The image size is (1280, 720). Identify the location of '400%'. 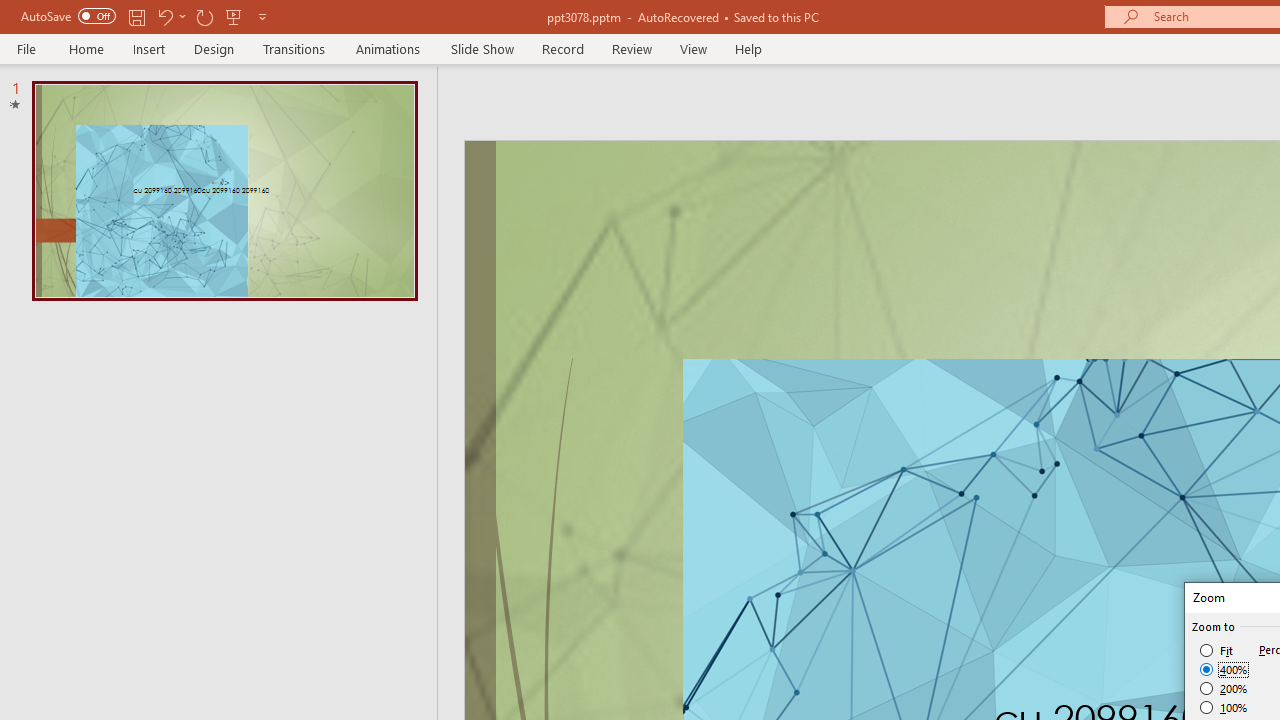
(1223, 669).